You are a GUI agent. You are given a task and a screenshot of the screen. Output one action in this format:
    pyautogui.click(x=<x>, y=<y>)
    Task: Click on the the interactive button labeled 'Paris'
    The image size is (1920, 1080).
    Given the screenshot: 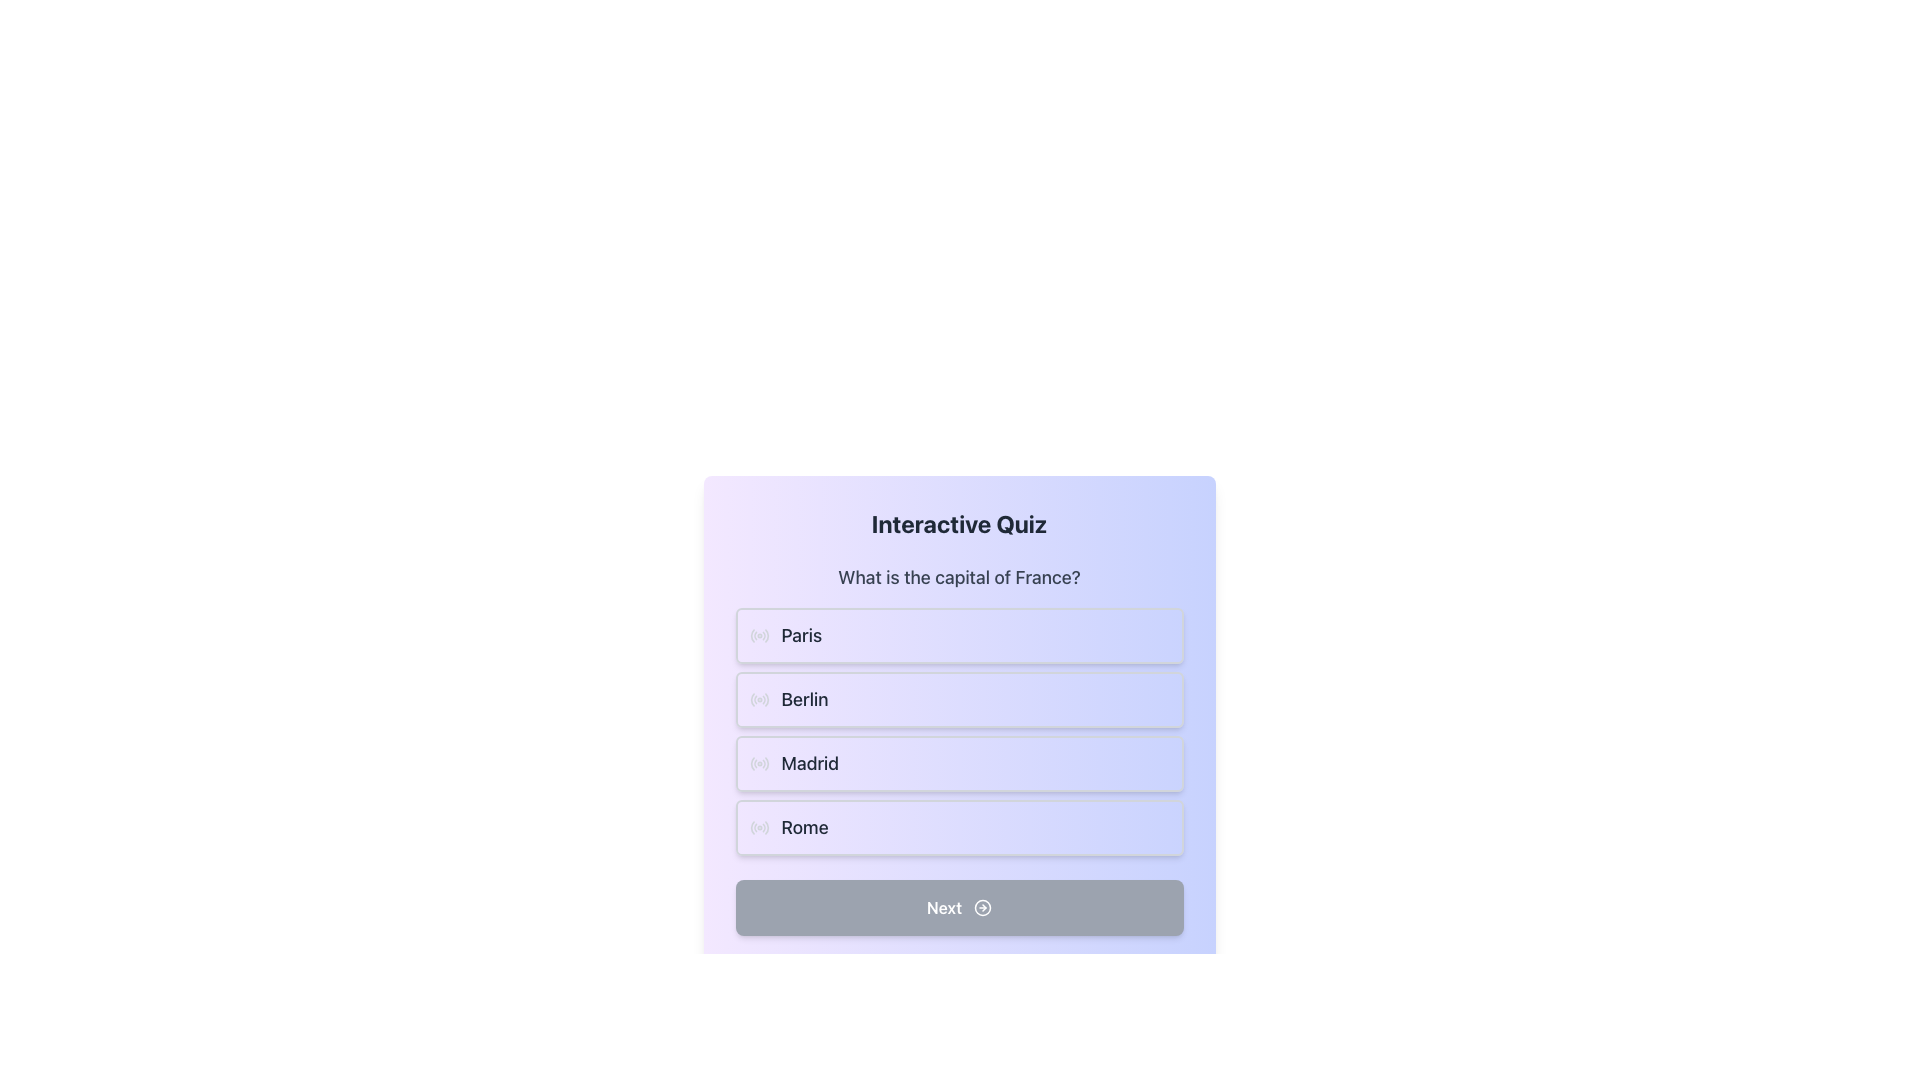 What is the action you would take?
    pyautogui.click(x=801, y=636)
    